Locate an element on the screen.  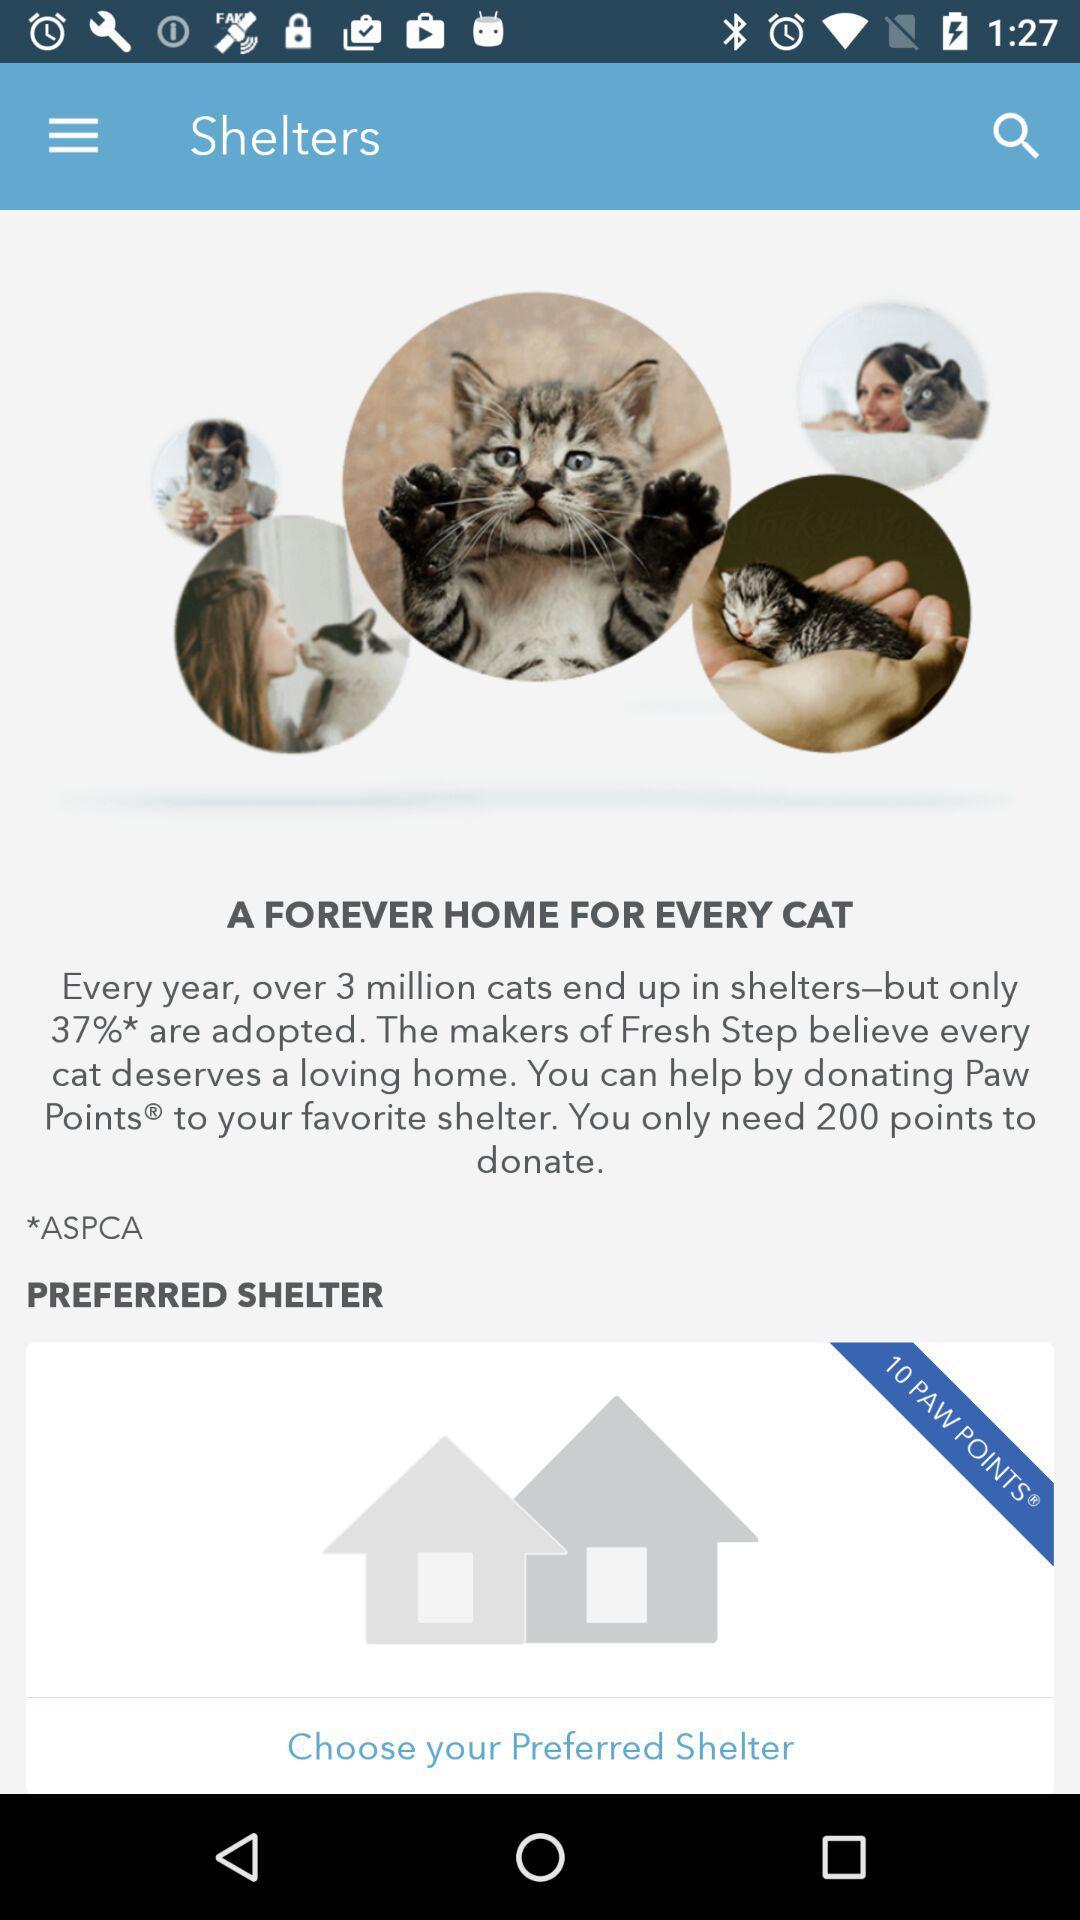
the icon to the left of the shelters icon is located at coordinates (72, 135).